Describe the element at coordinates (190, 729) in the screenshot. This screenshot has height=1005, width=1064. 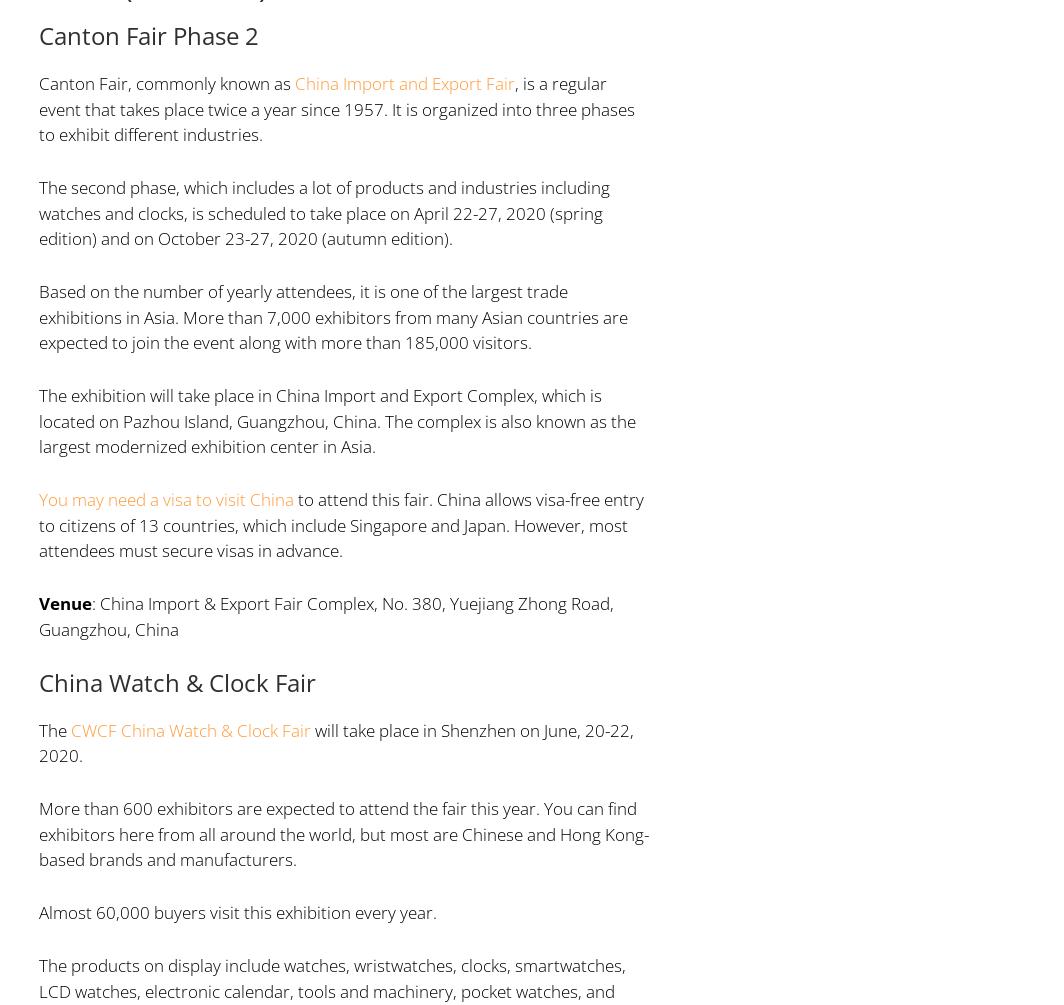
I see `'CWCF China Watch & Clock Fair'` at that location.